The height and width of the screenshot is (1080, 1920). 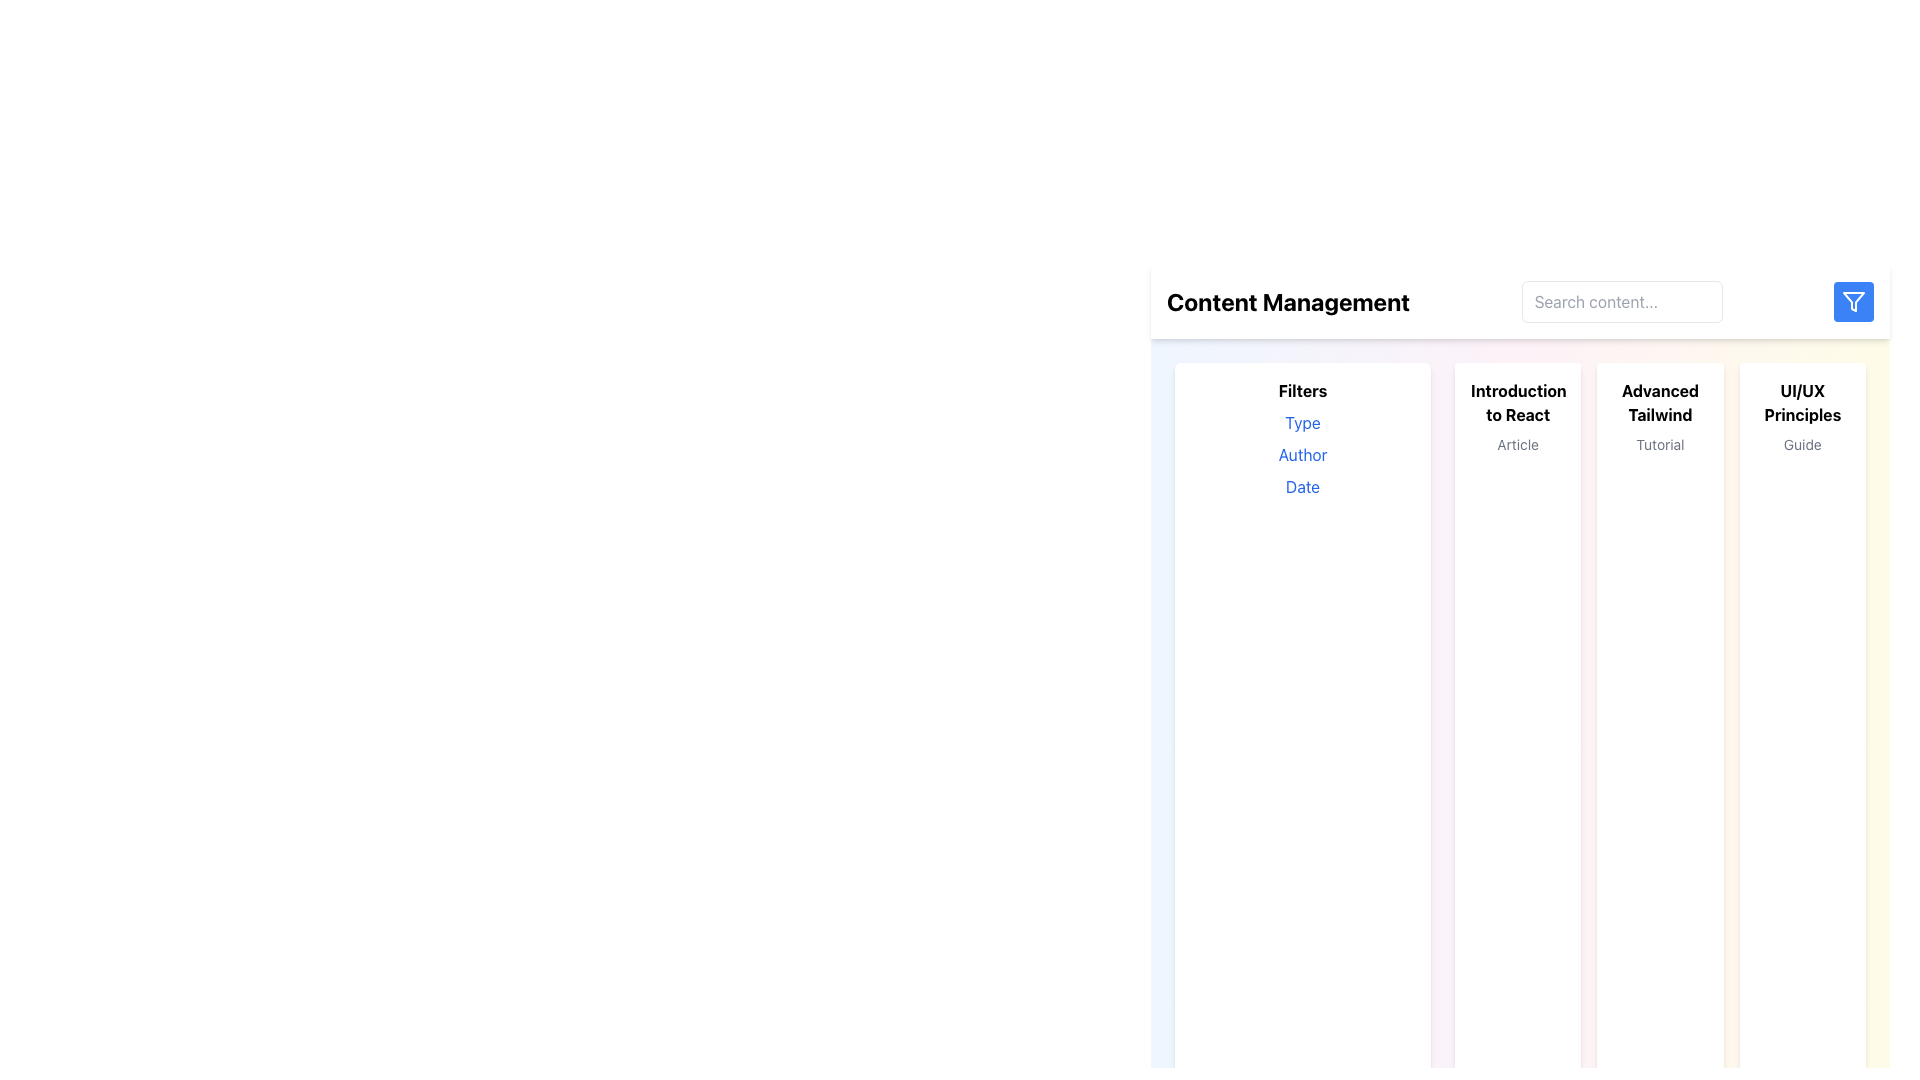 I want to click on the blue triangular funnel icon located in the top-right corner of the interface, so click(x=1852, y=301).